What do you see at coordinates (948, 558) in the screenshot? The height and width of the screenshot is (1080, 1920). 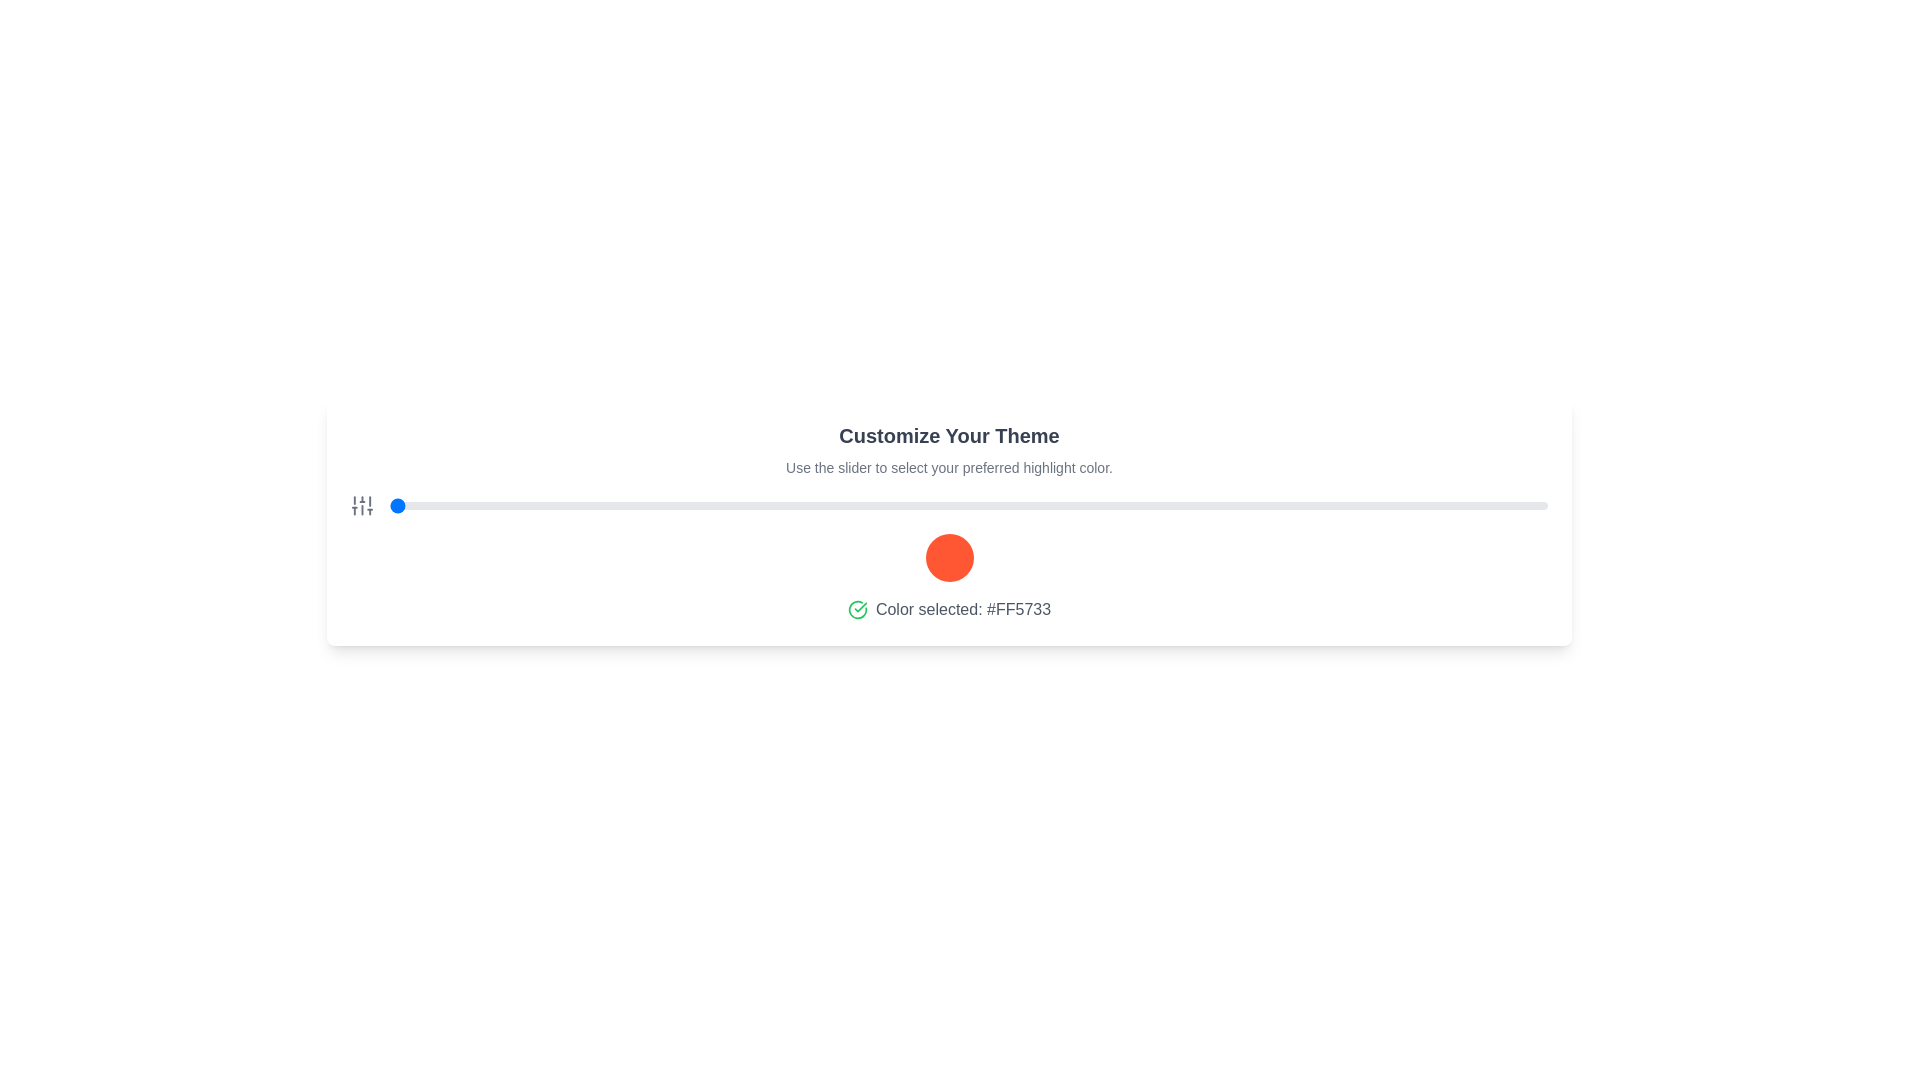 I see `the Color Preview Circle that visually represents the selected color in the theme customization tool, located below the slider and above the text 'Color selected: #FF5733'` at bounding box center [948, 558].